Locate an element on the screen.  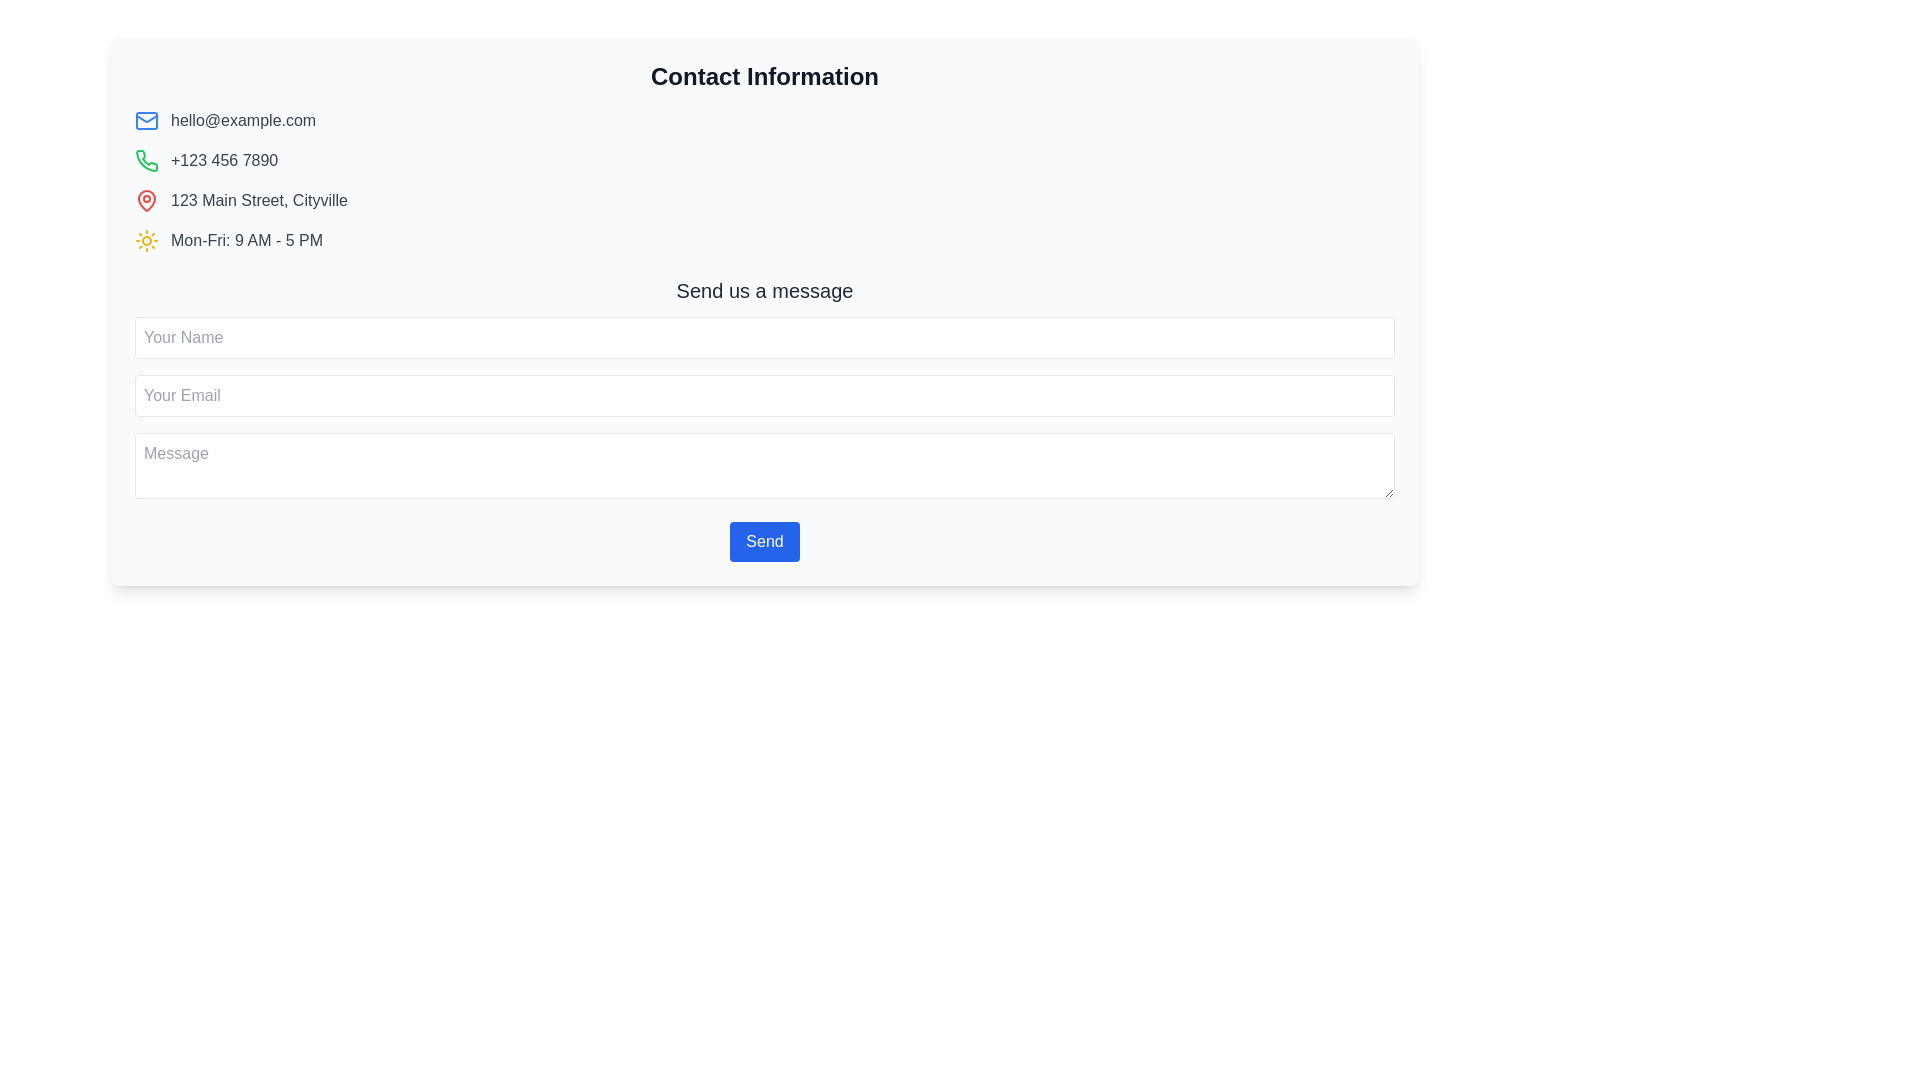
the rectangle with rounded corners that forms the background of the mail icon, located near the top left corner of the interface is located at coordinates (146, 120).